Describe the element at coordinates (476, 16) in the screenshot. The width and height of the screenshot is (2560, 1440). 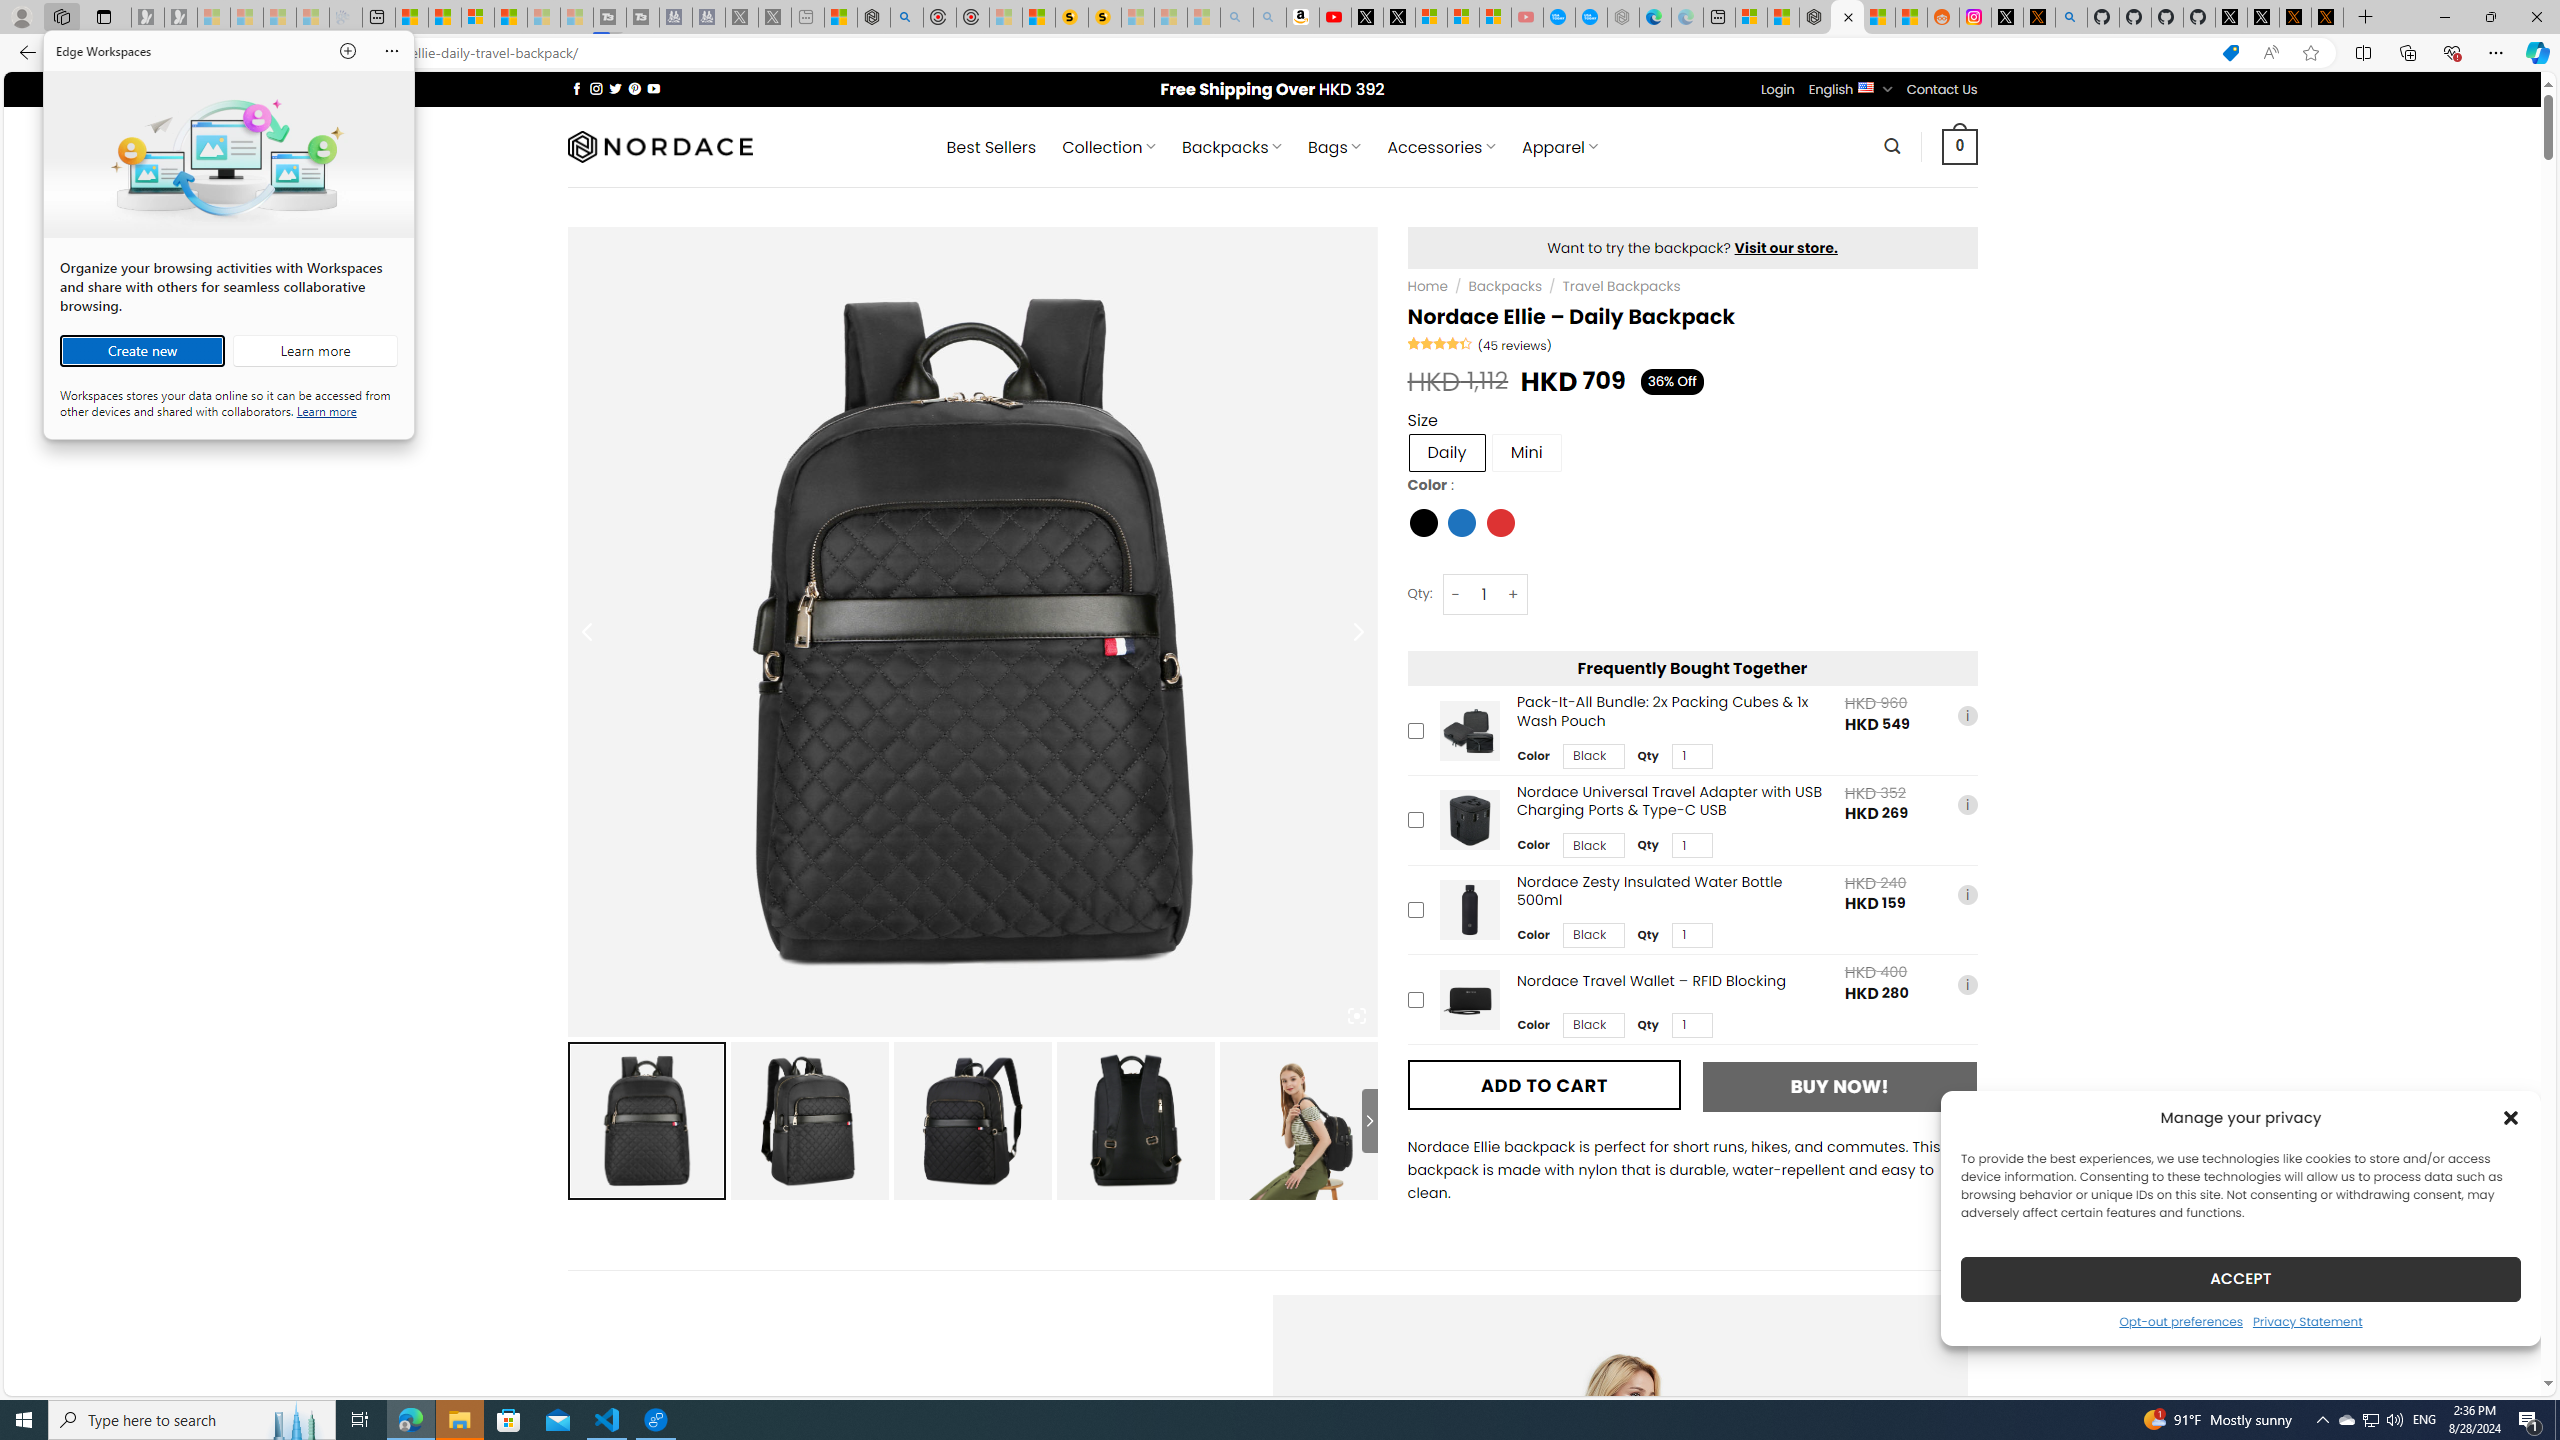
I see `'Overview'` at that location.